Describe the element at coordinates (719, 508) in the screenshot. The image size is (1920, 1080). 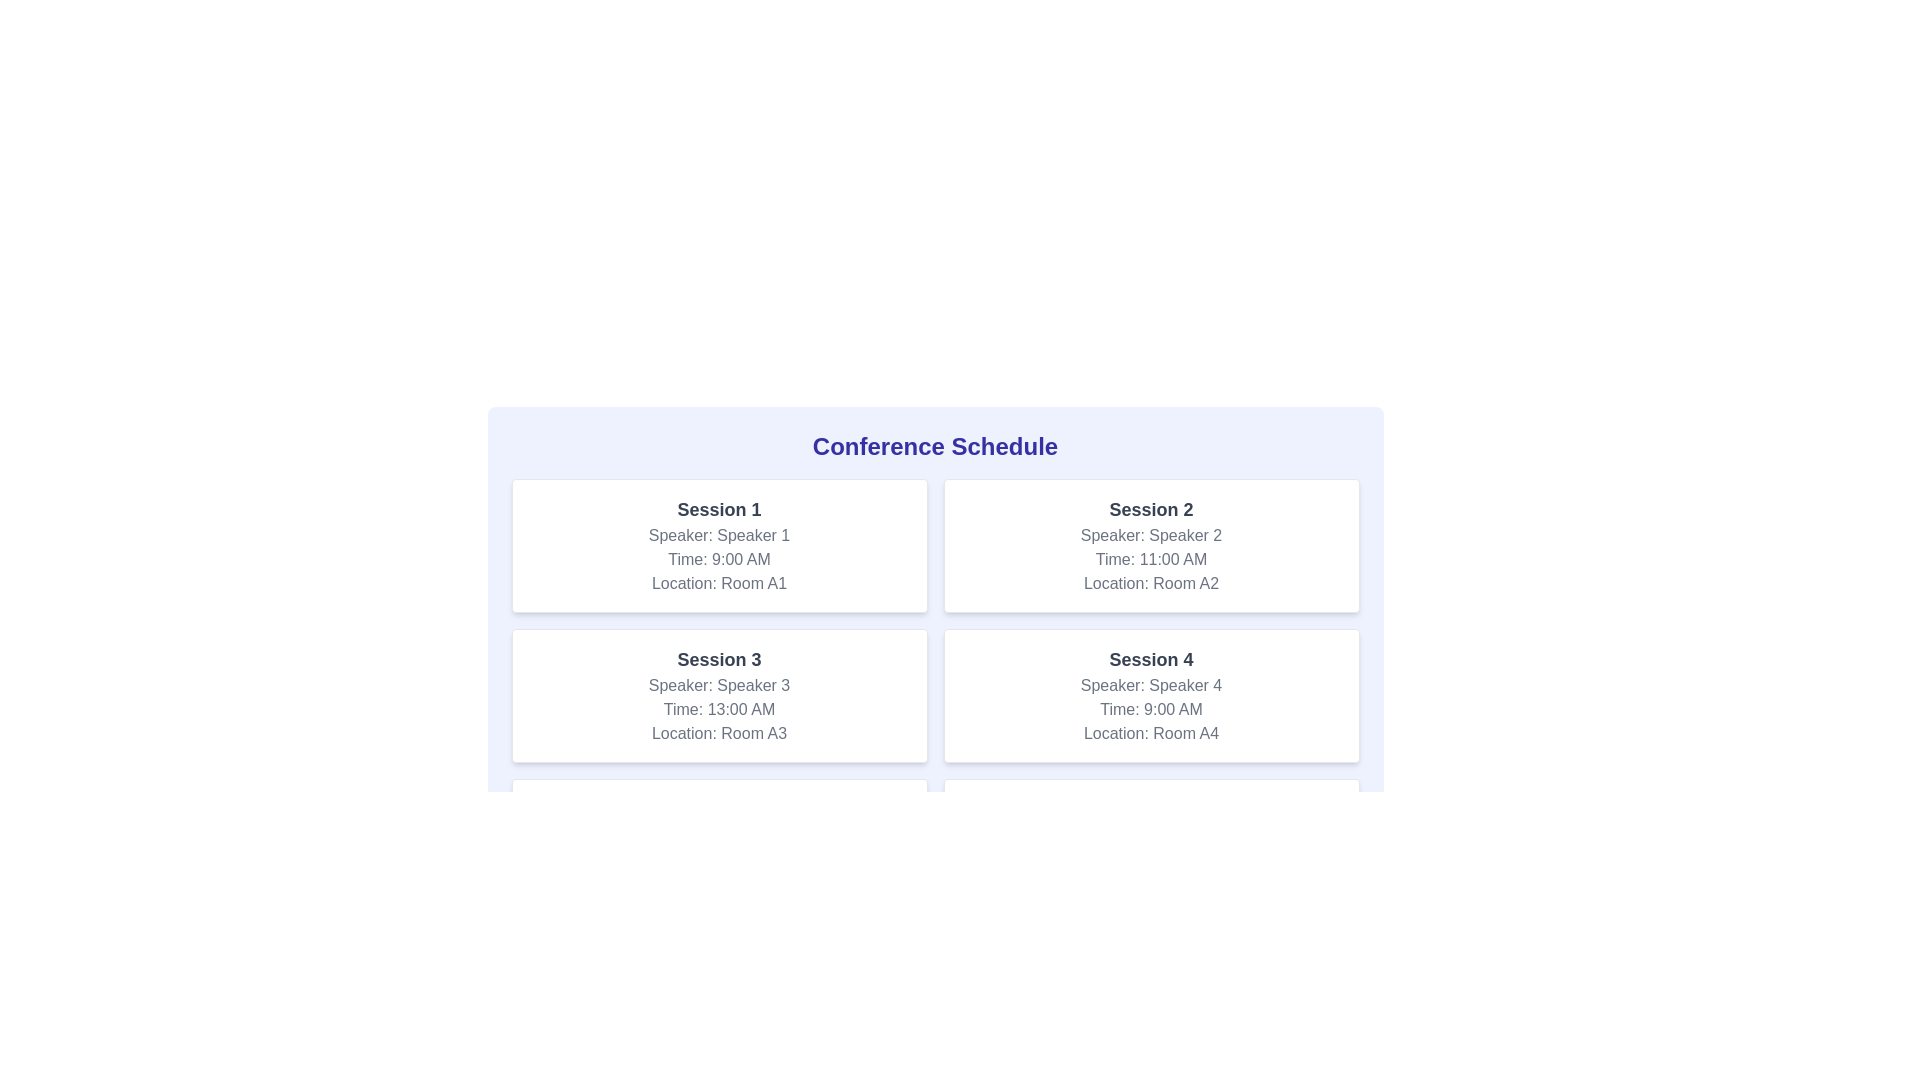
I see `text label that displays 'Session 1', which is prominently positioned at the top of the card in a large, bold font` at that location.